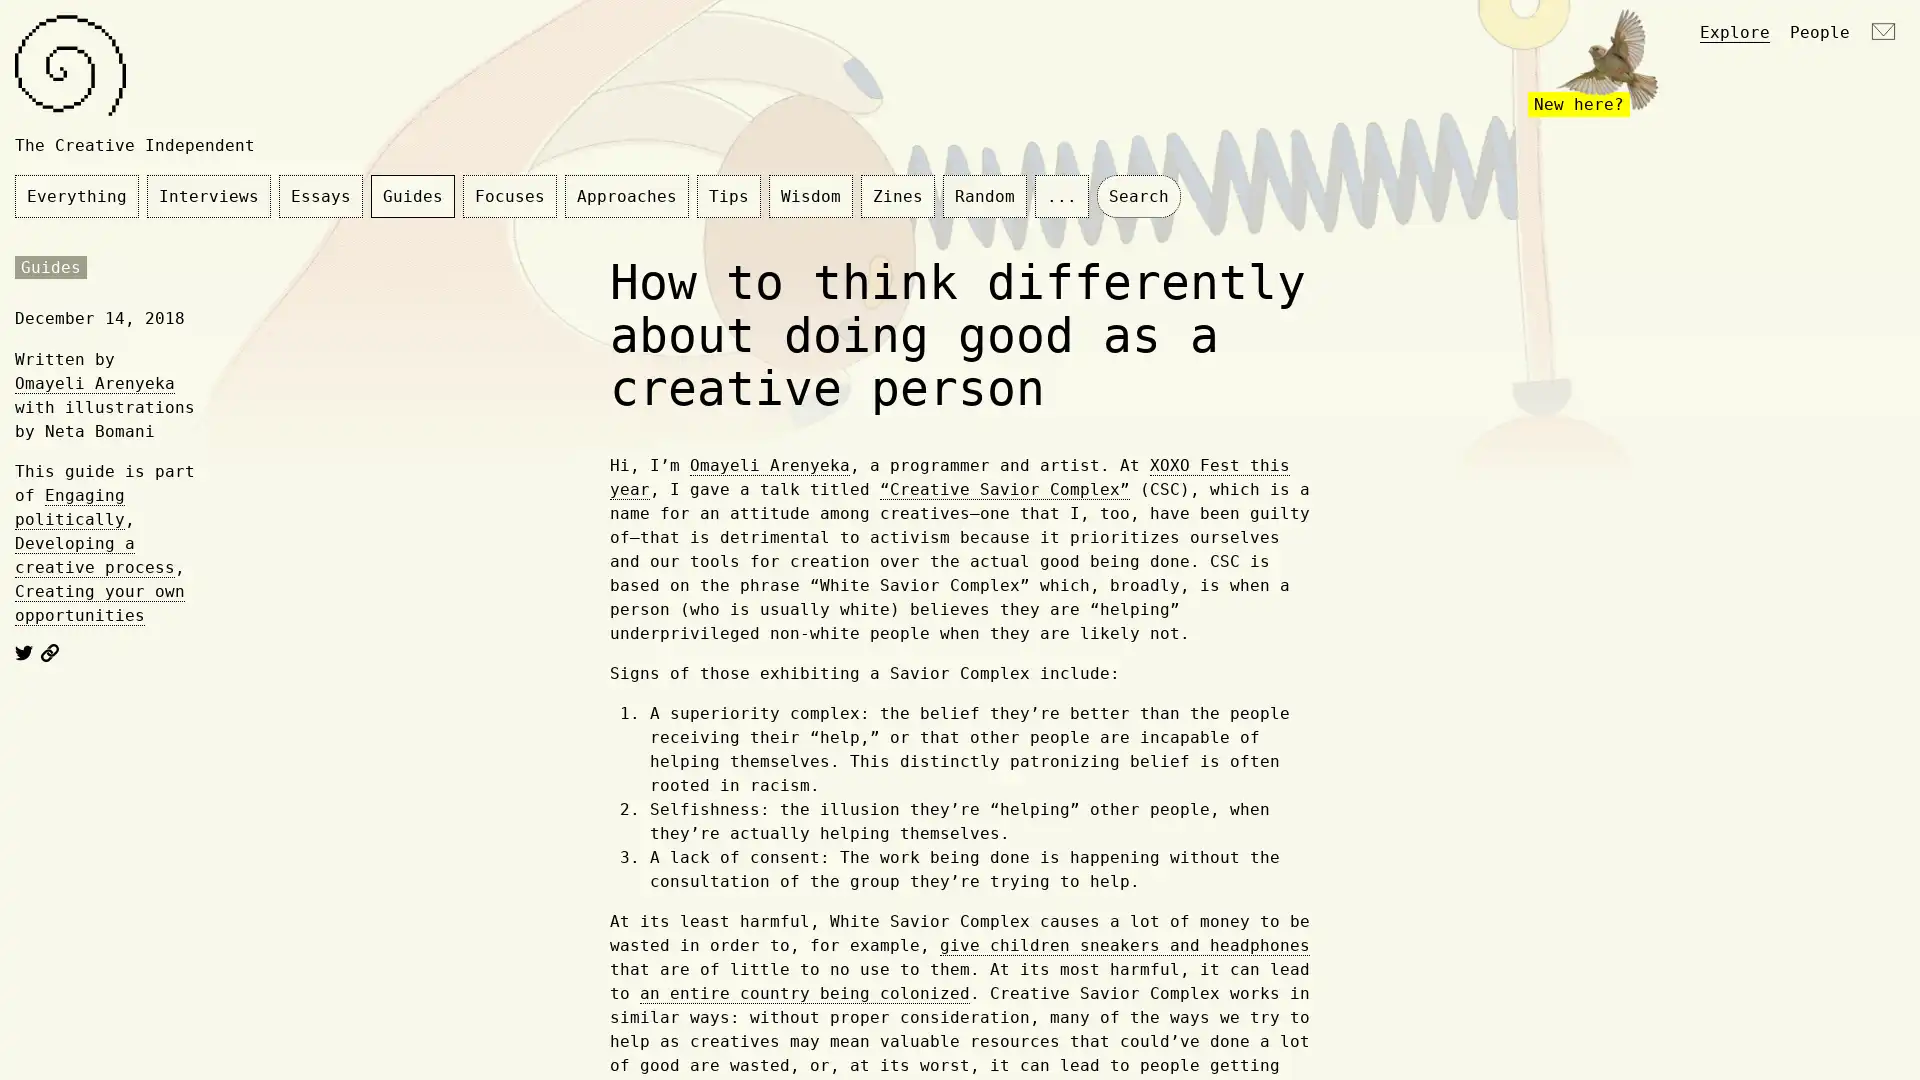 The height and width of the screenshot is (1080, 1920). I want to click on Search, so click(1138, 196).